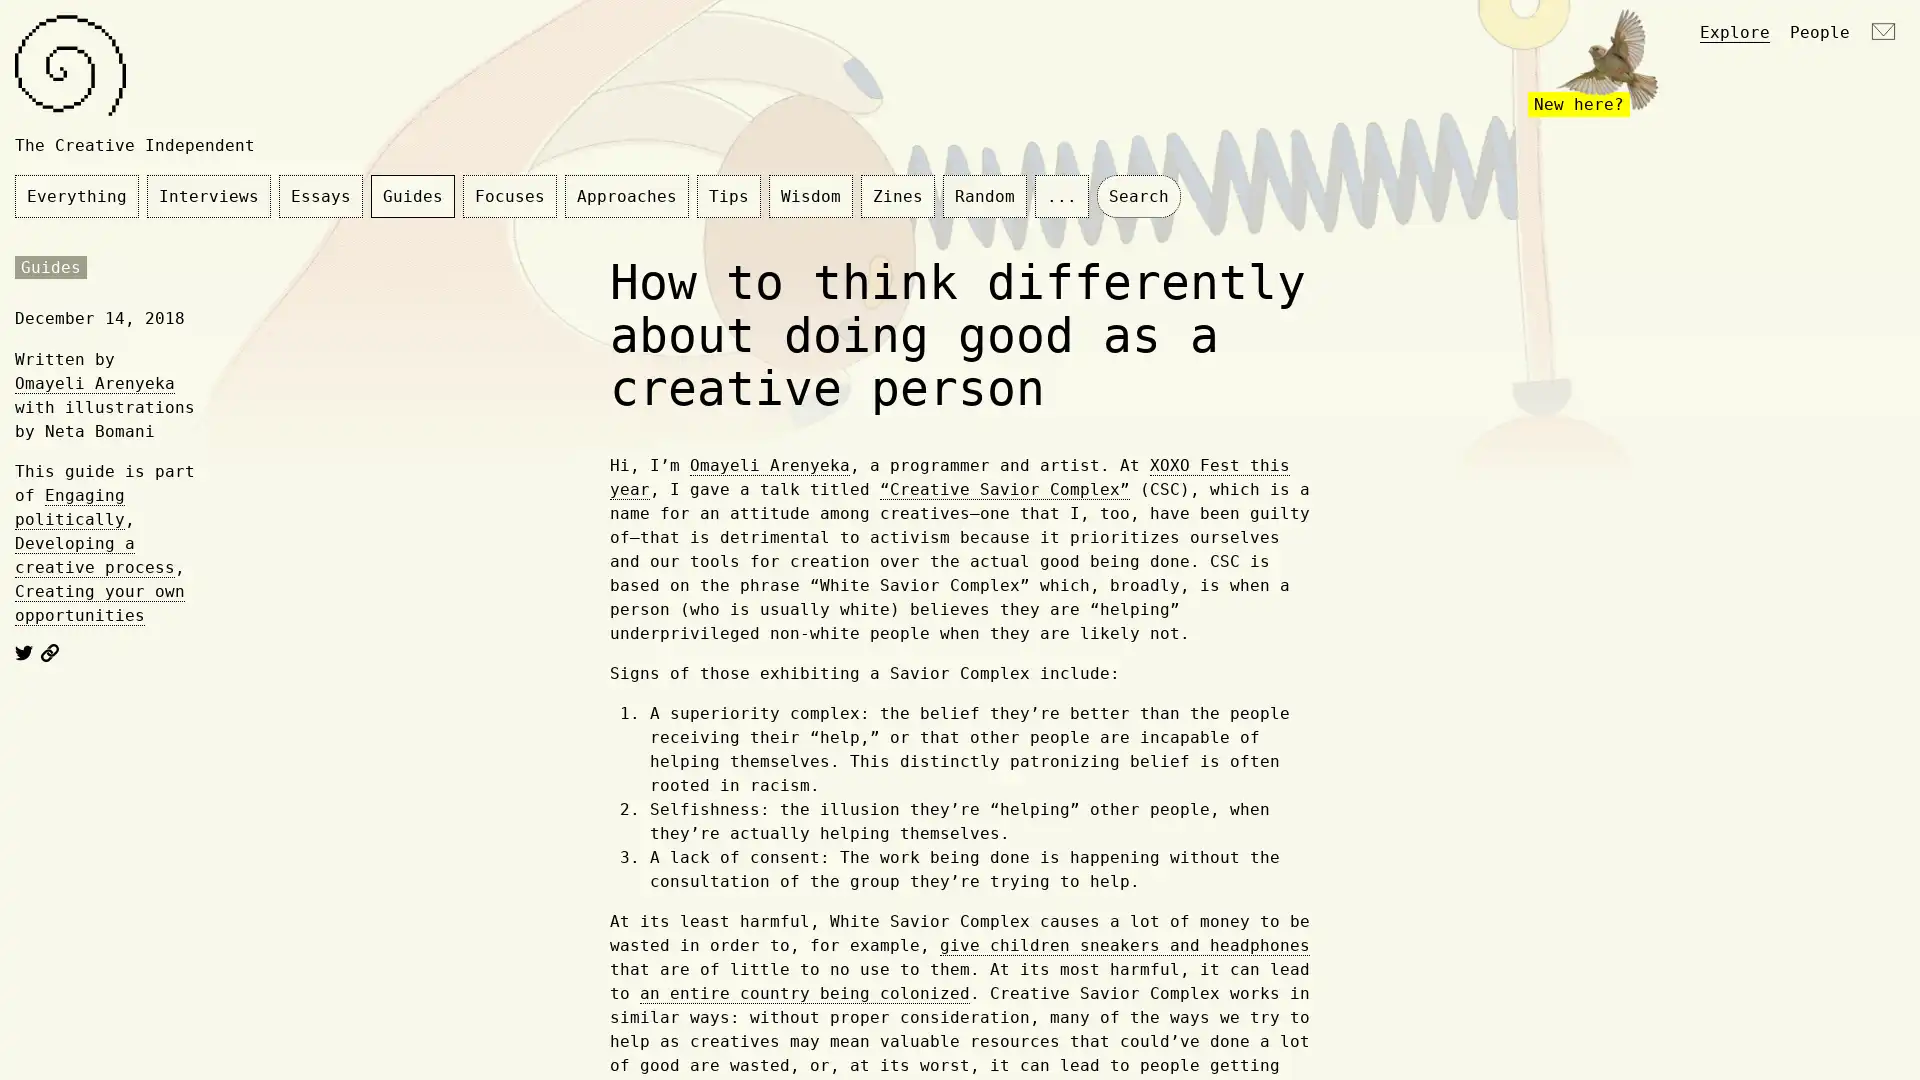 The height and width of the screenshot is (1080, 1920). I want to click on Search, so click(1138, 196).